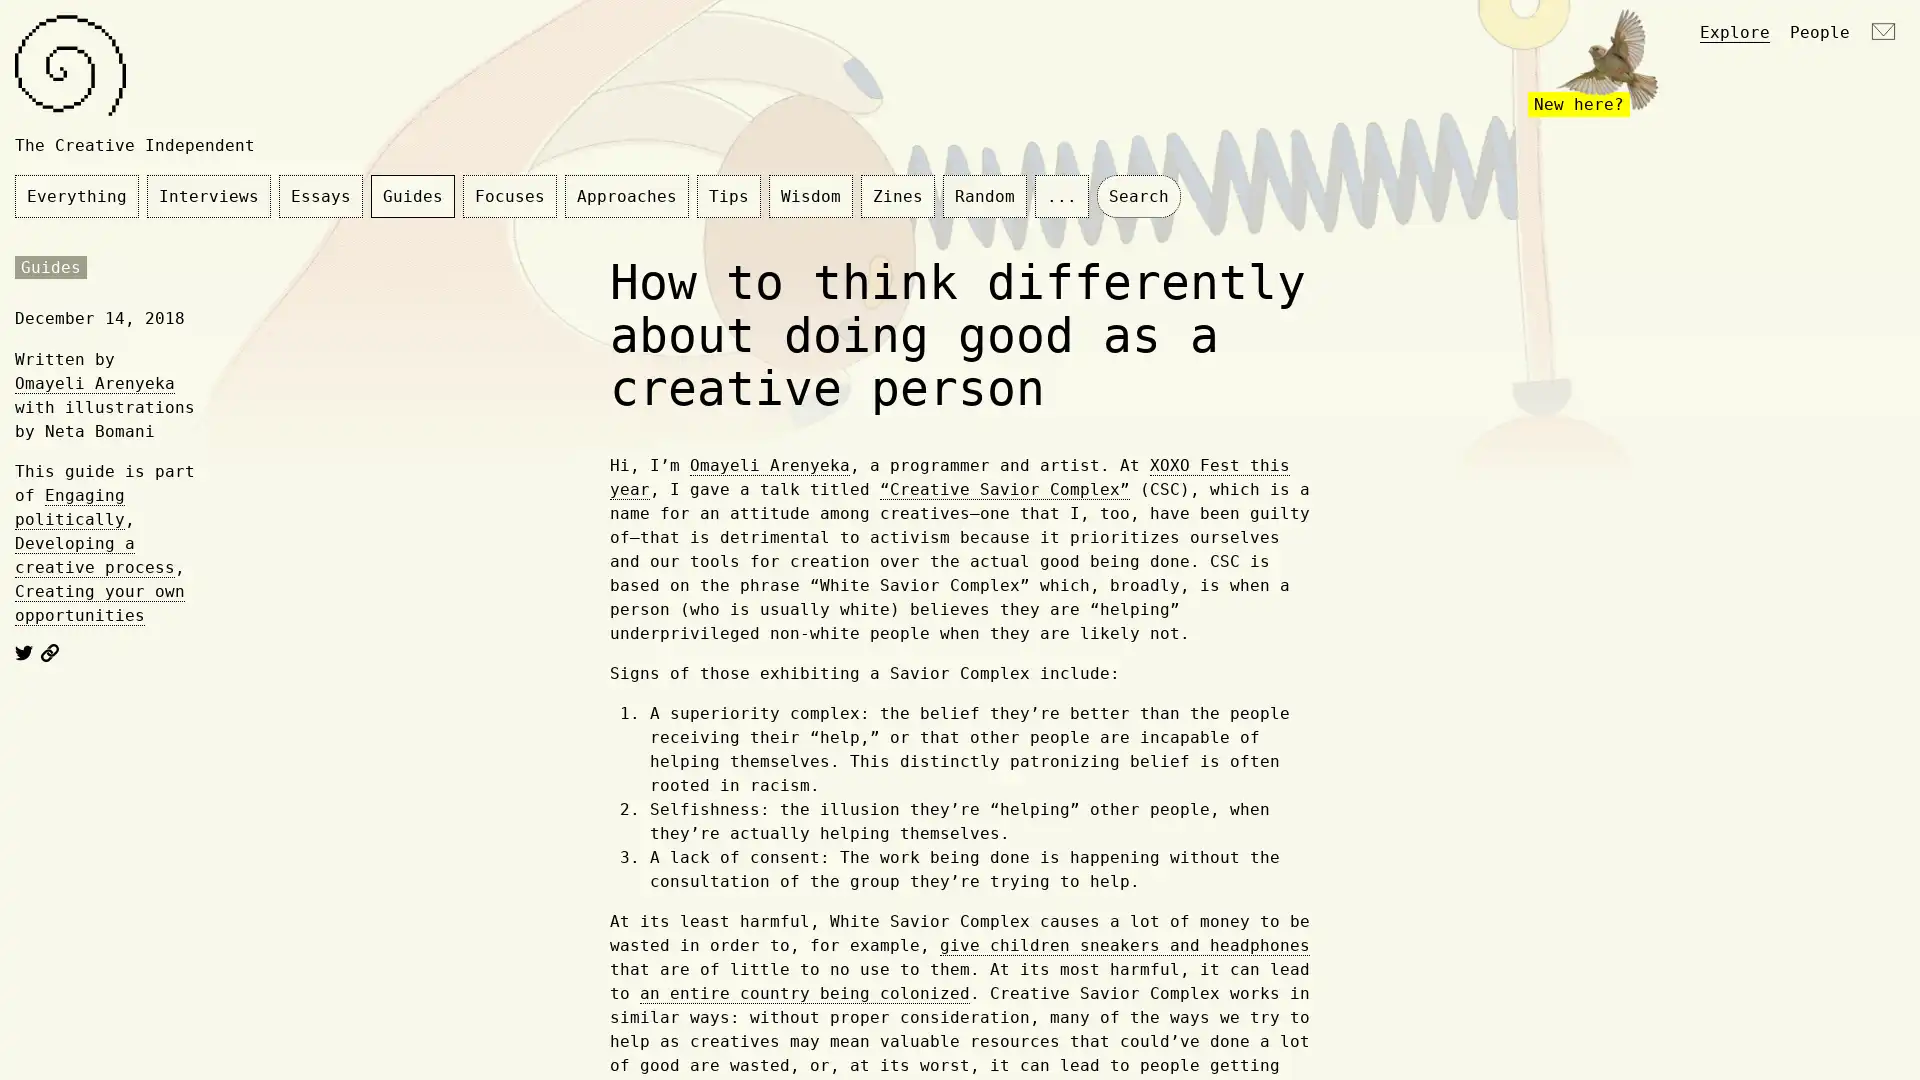 The height and width of the screenshot is (1080, 1920). I want to click on Search, so click(1138, 196).